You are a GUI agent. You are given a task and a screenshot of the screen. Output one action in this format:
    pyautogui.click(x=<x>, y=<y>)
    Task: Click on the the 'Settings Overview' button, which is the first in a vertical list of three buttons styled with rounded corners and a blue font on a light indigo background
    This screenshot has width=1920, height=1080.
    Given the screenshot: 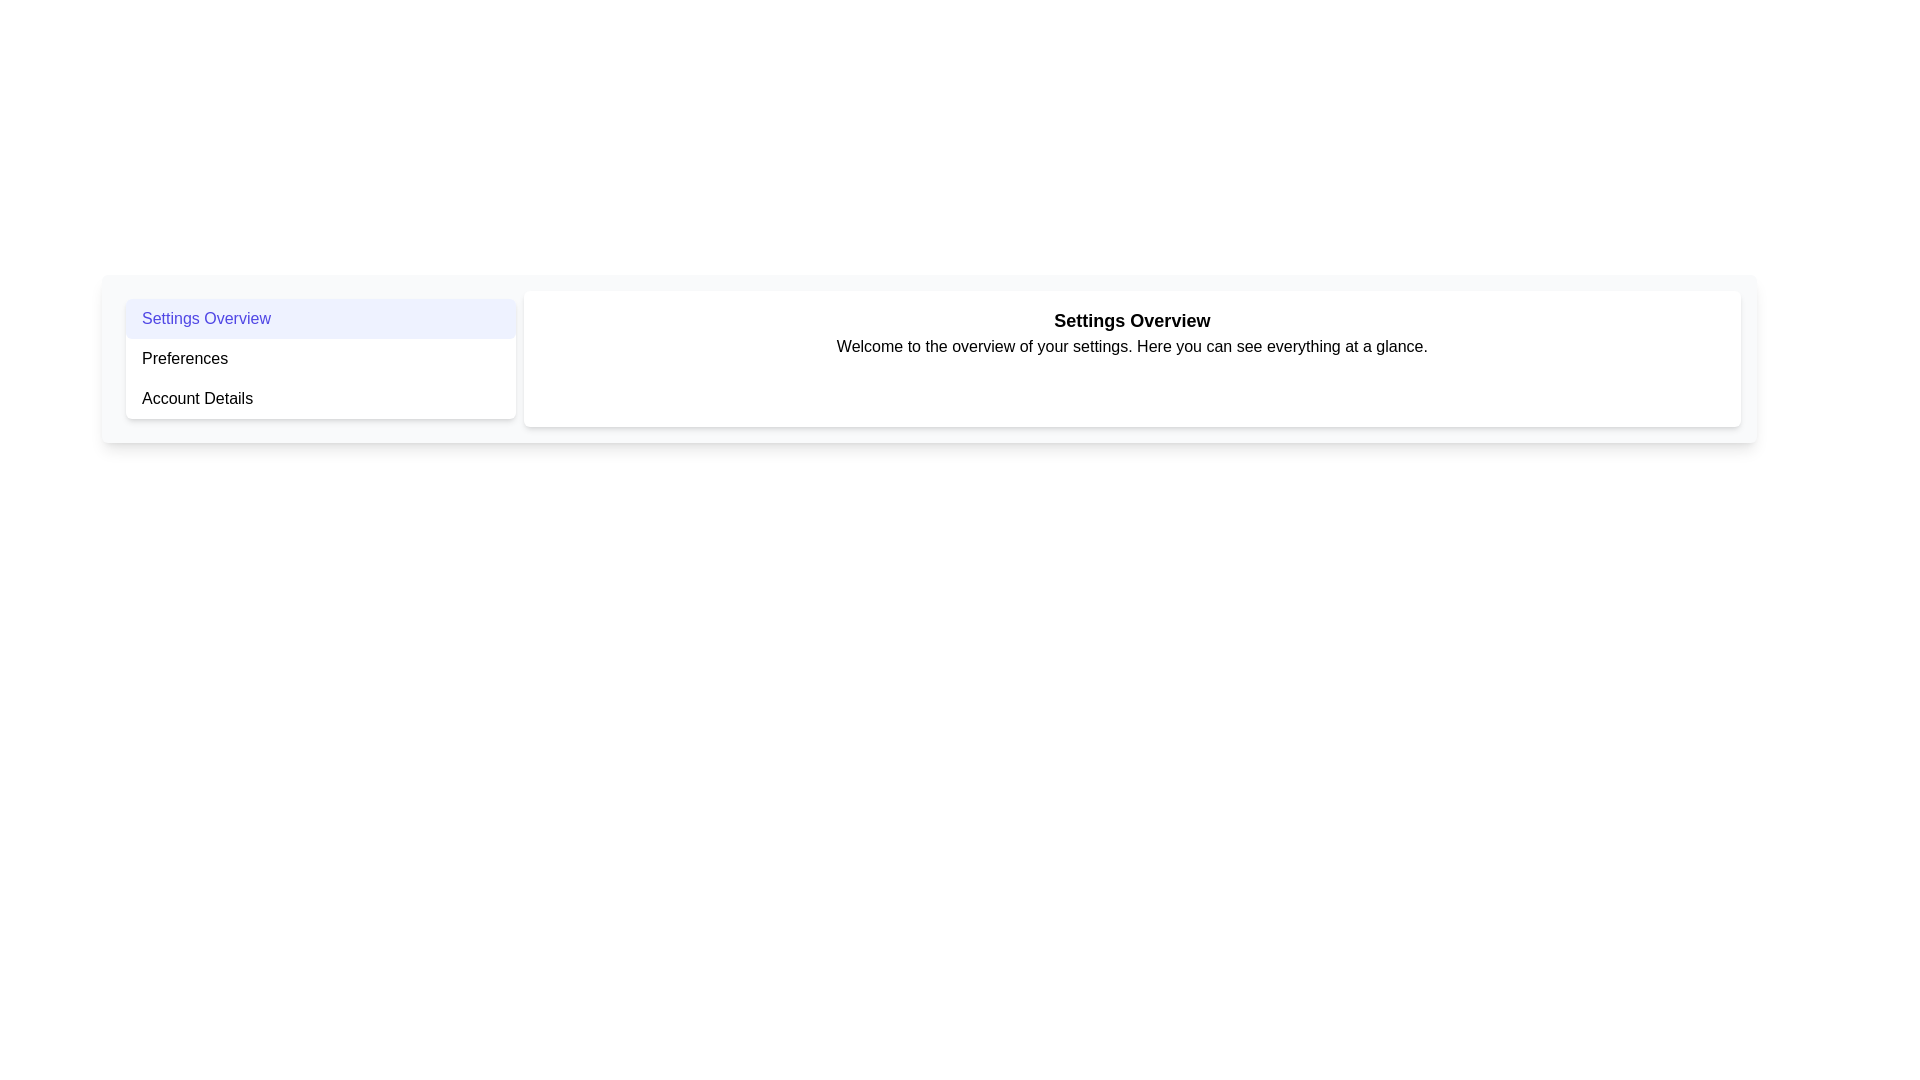 What is the action you would take?
    pyautogui.click(x=320, y=318)
    